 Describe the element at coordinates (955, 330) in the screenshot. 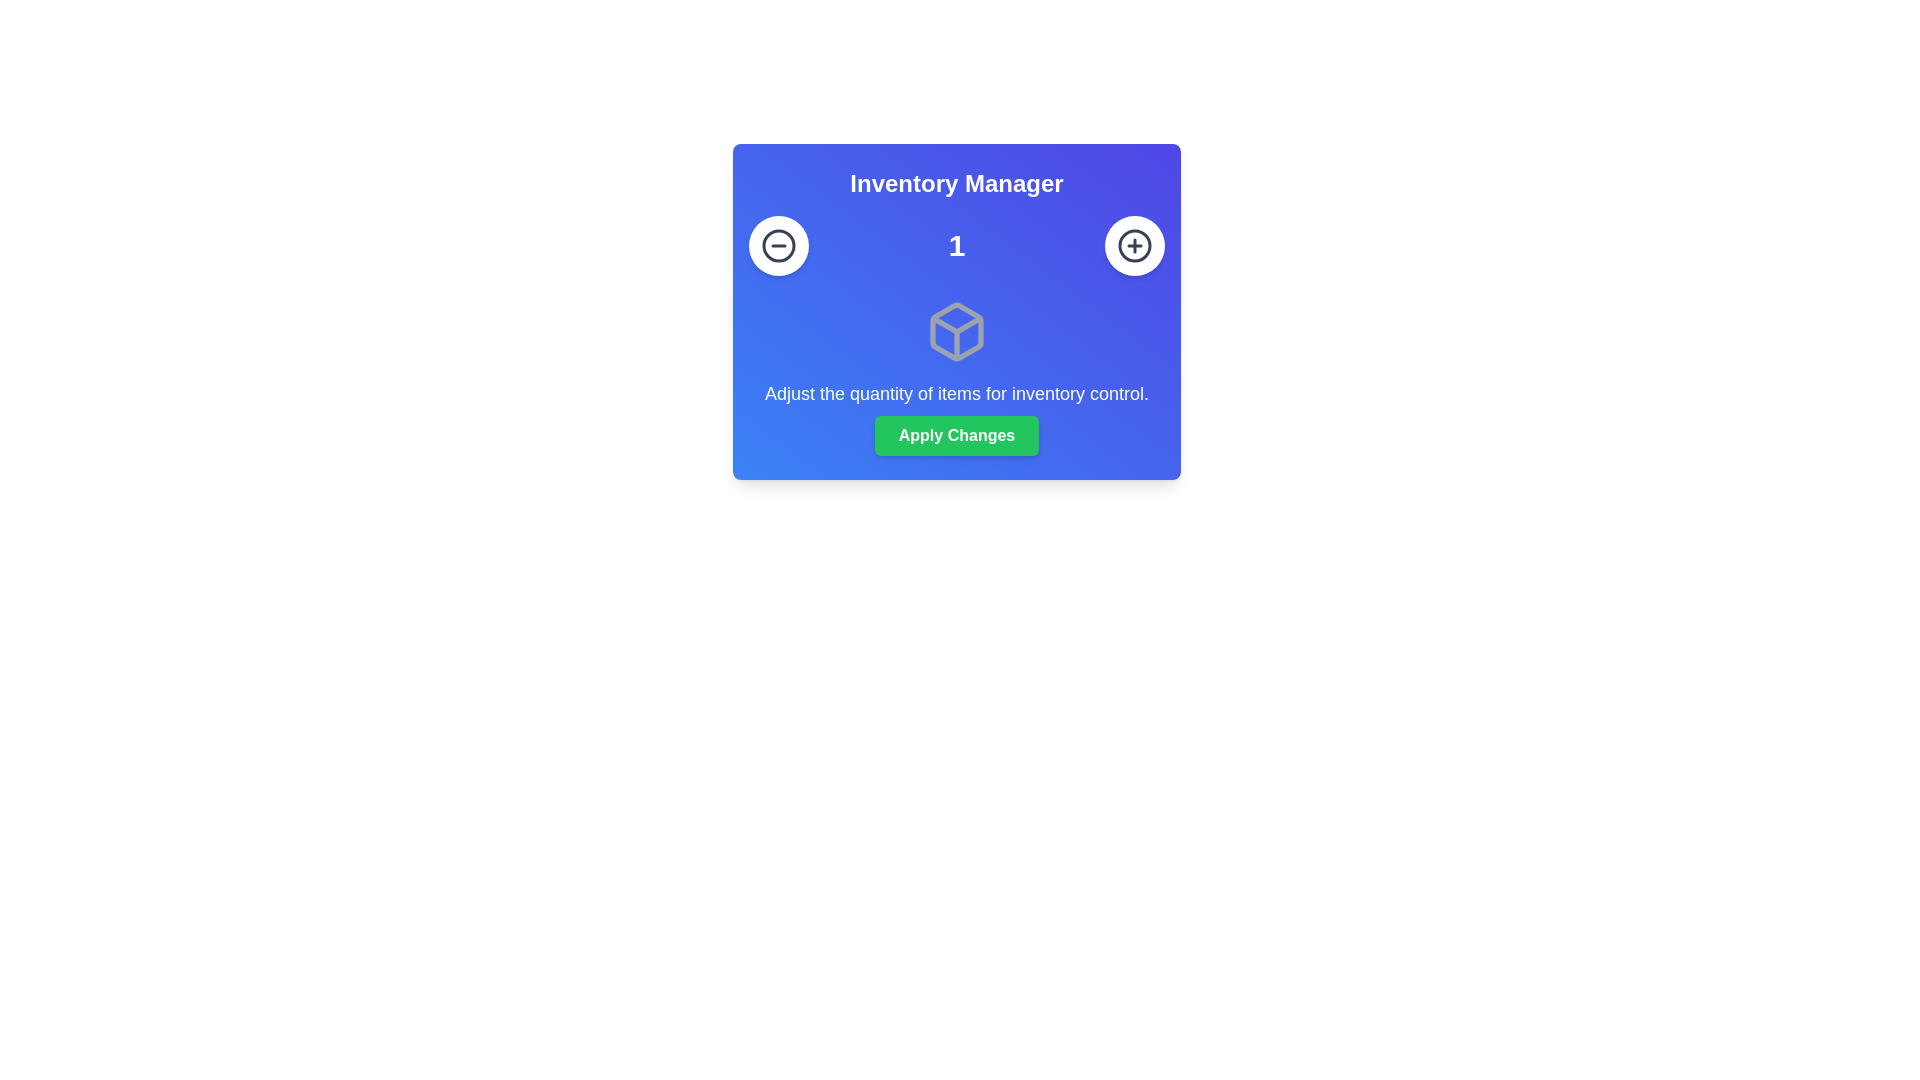

I see `the cube-like icon that symbolizes items or inventory, positioned below the number '1' and above the text 'Adjust the quantity of items for inventory control.'` at that location.